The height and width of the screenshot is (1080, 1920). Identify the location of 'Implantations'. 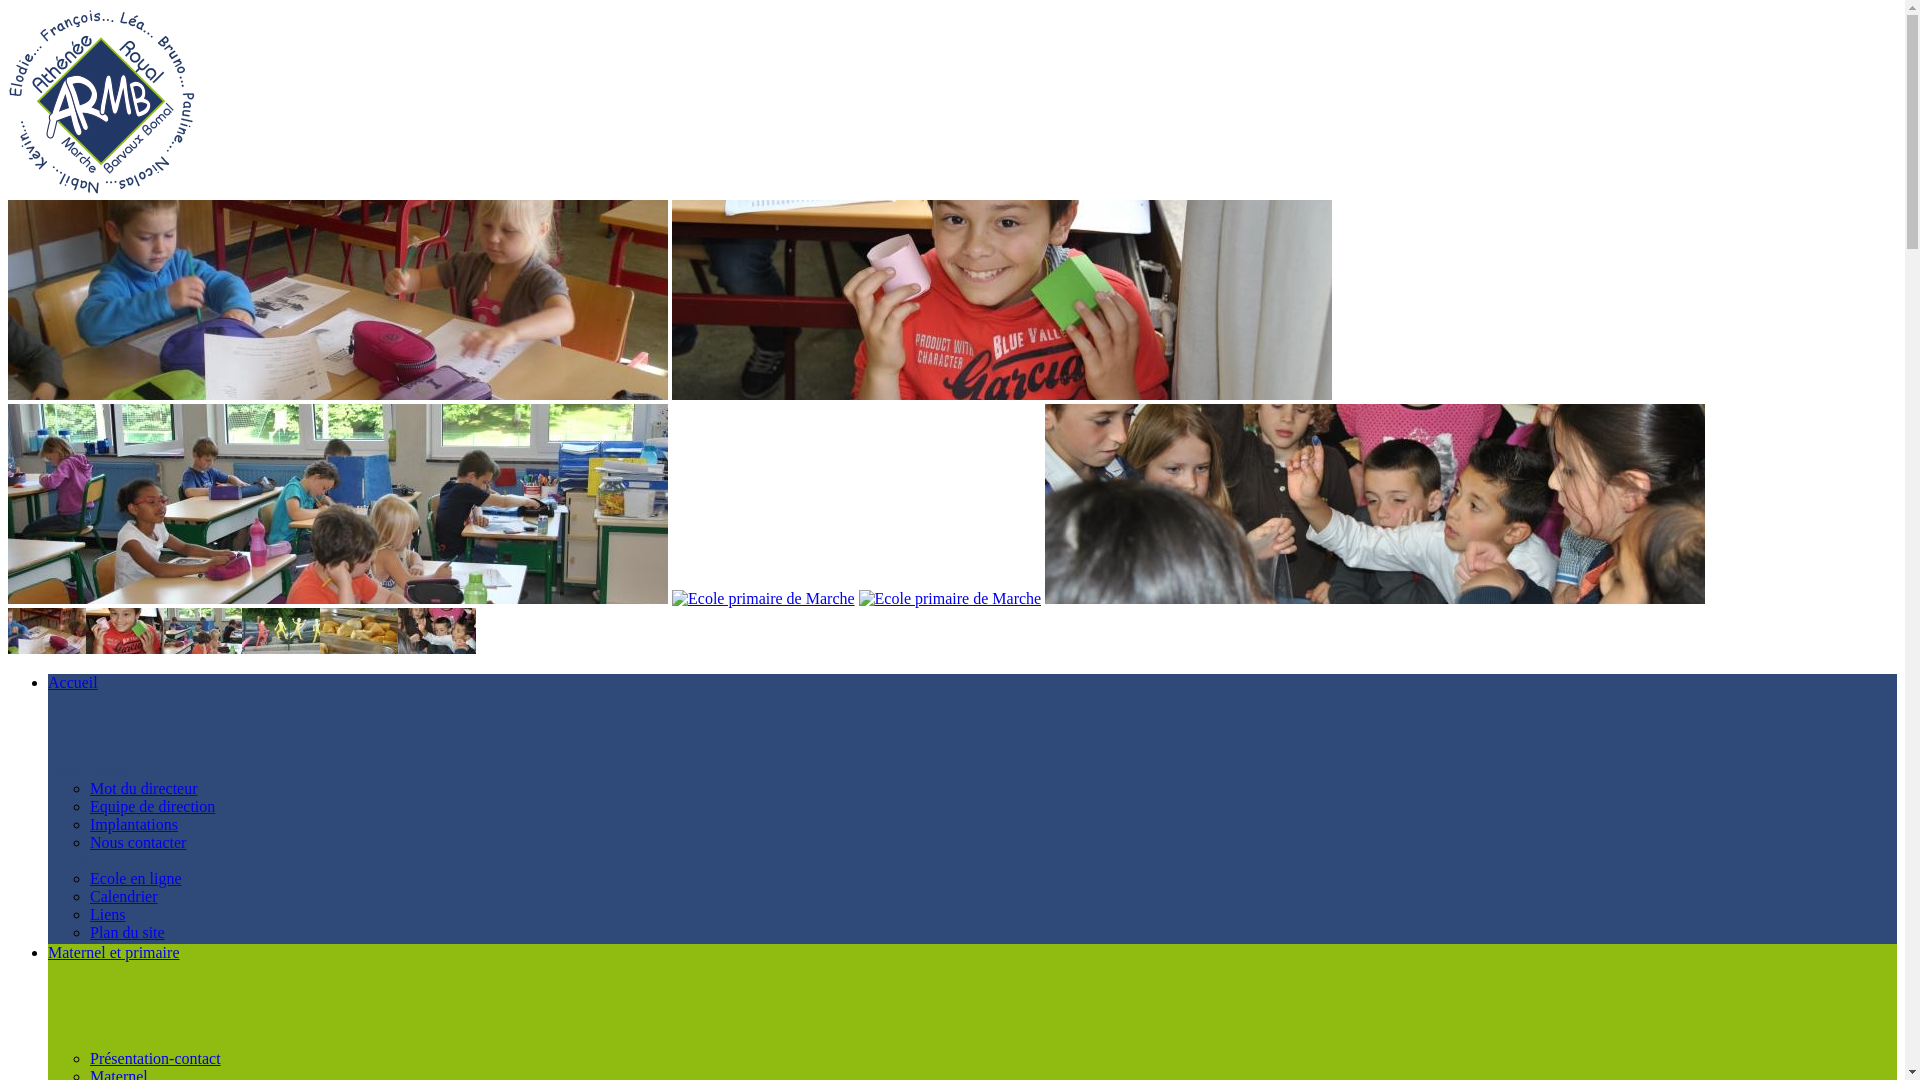
(133, 824).